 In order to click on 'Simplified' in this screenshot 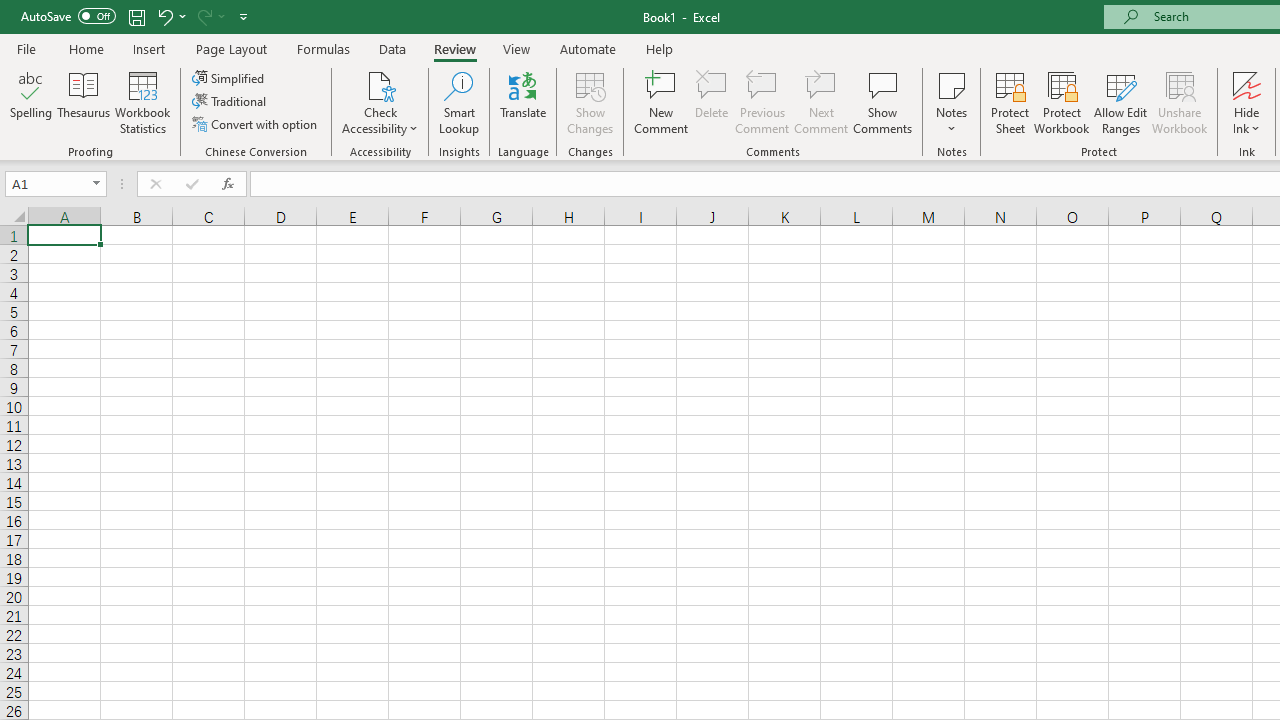, I will do `click(230, 77)`.